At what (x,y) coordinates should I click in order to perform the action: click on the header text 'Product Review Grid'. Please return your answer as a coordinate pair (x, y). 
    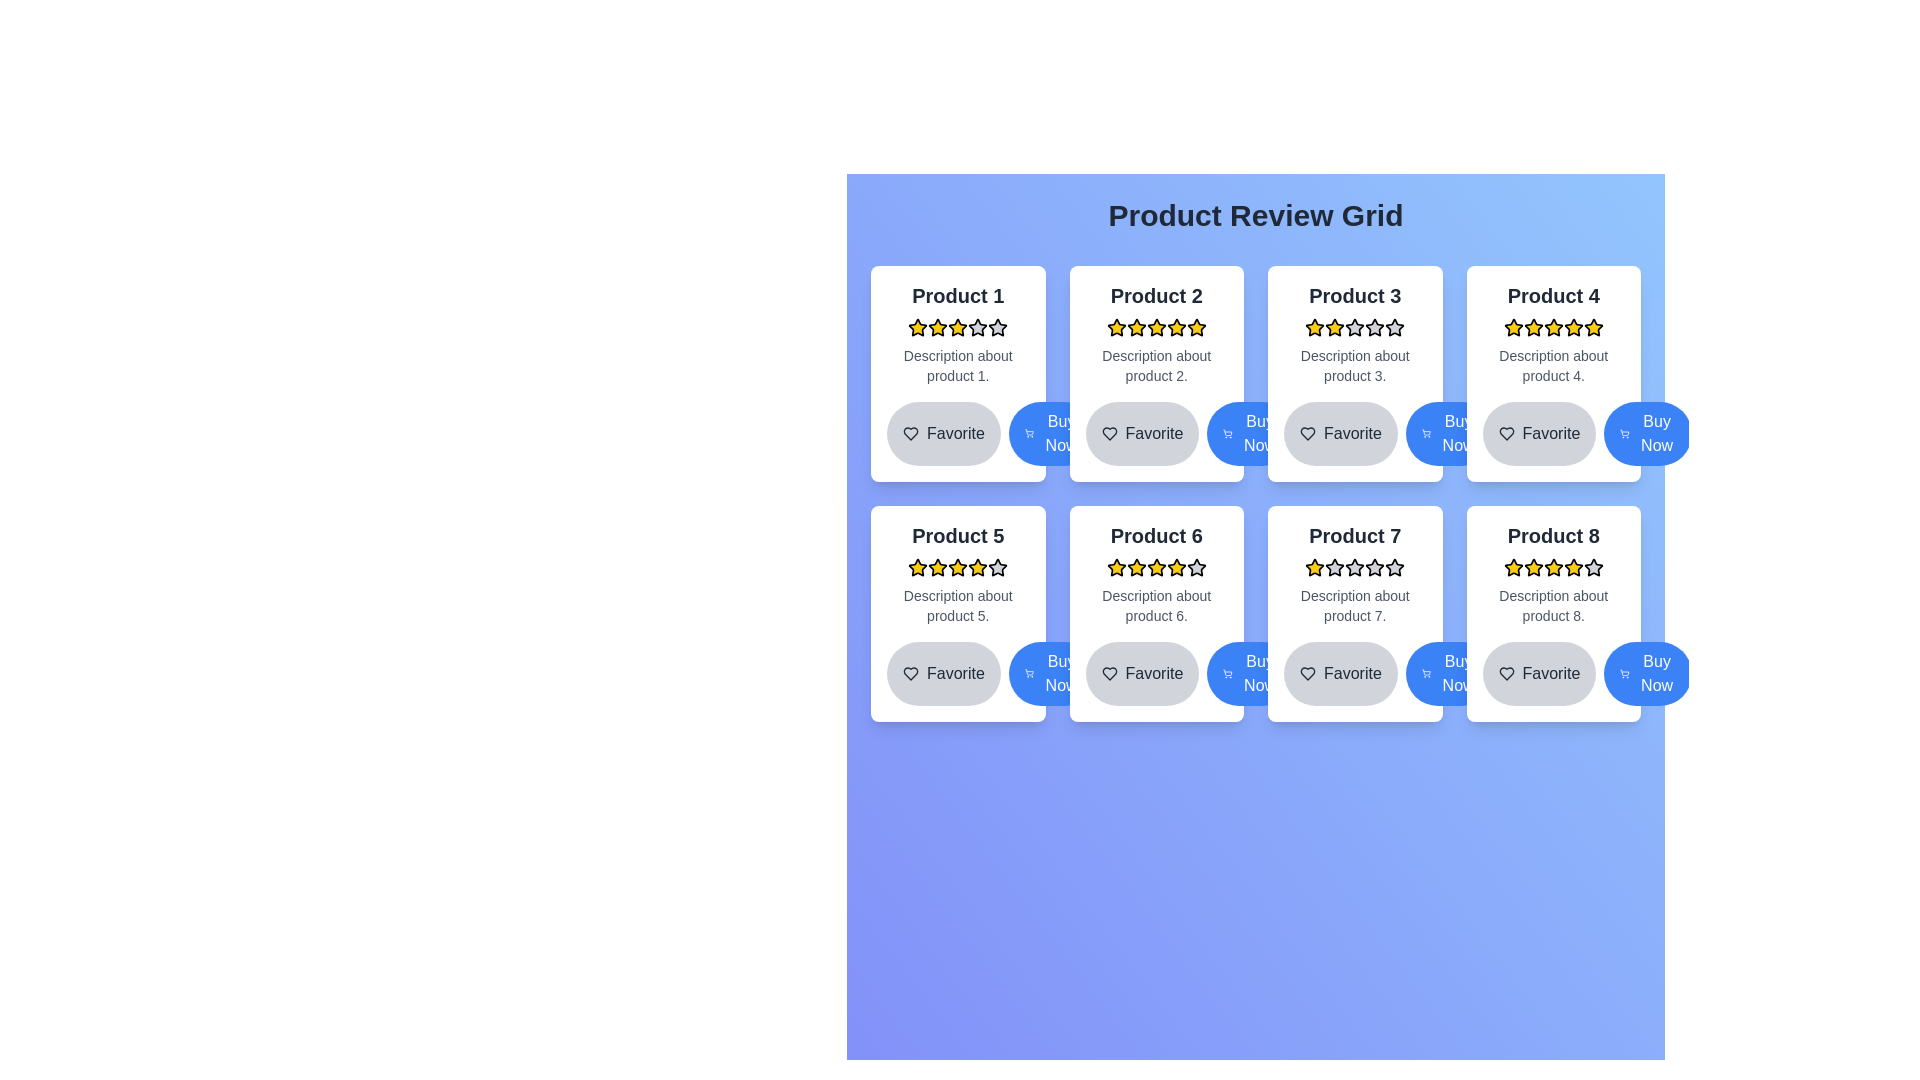
    Looking at the image, I should click on (1255, 216).